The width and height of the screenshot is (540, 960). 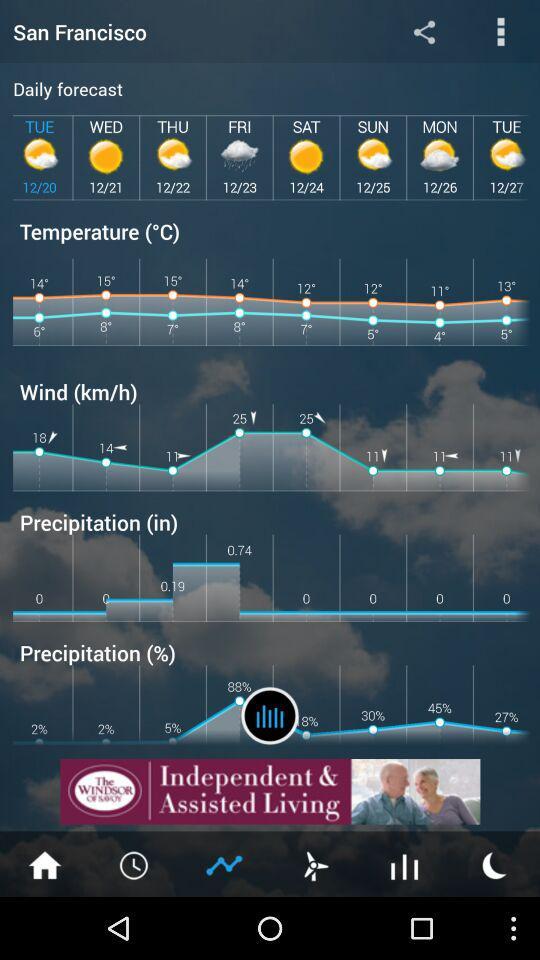 What do you see at coordinates (500, 30) in the screenshot?
I see `more information` at bounding box center [500, 30].